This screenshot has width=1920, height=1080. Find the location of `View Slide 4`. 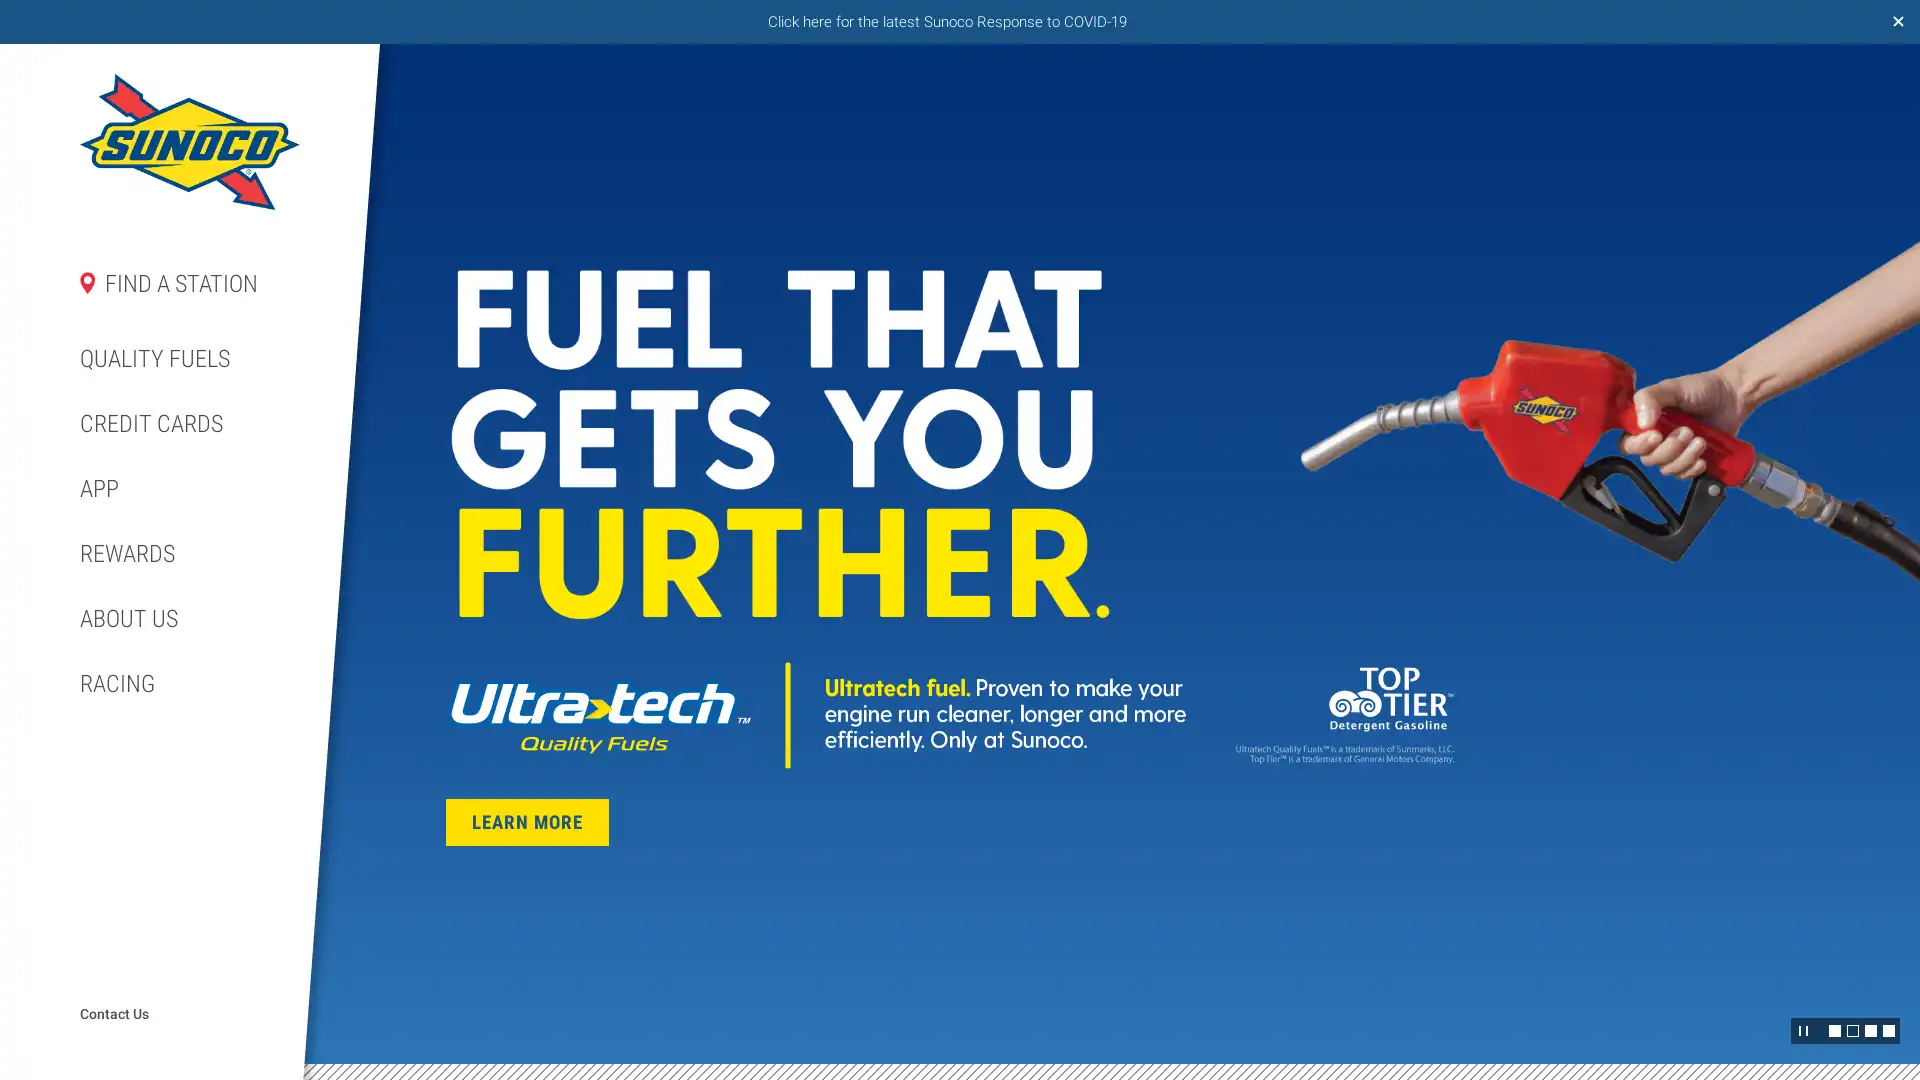

View Slide 4 is located at coordinates (1888, 1030).